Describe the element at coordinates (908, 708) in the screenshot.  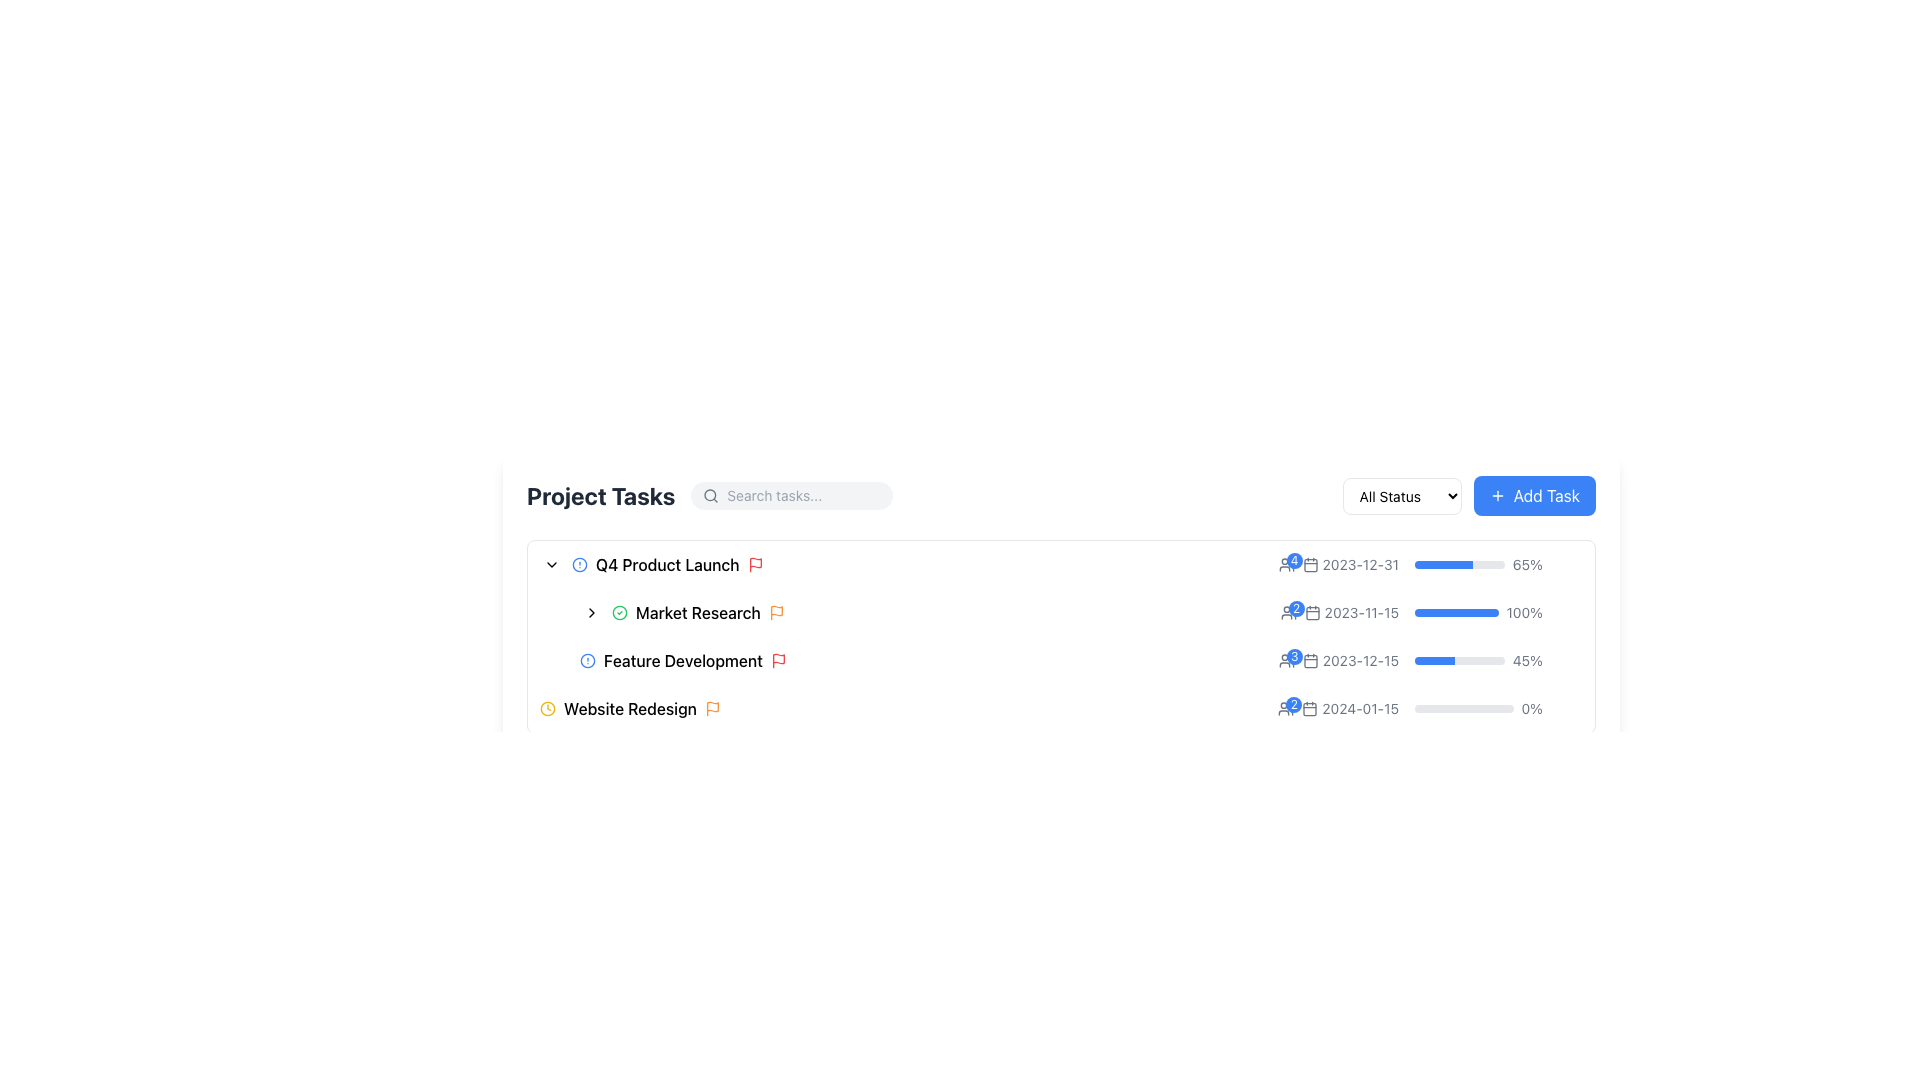
I see `the task titled 'Website Redesign' which is the fourth item` at that location.